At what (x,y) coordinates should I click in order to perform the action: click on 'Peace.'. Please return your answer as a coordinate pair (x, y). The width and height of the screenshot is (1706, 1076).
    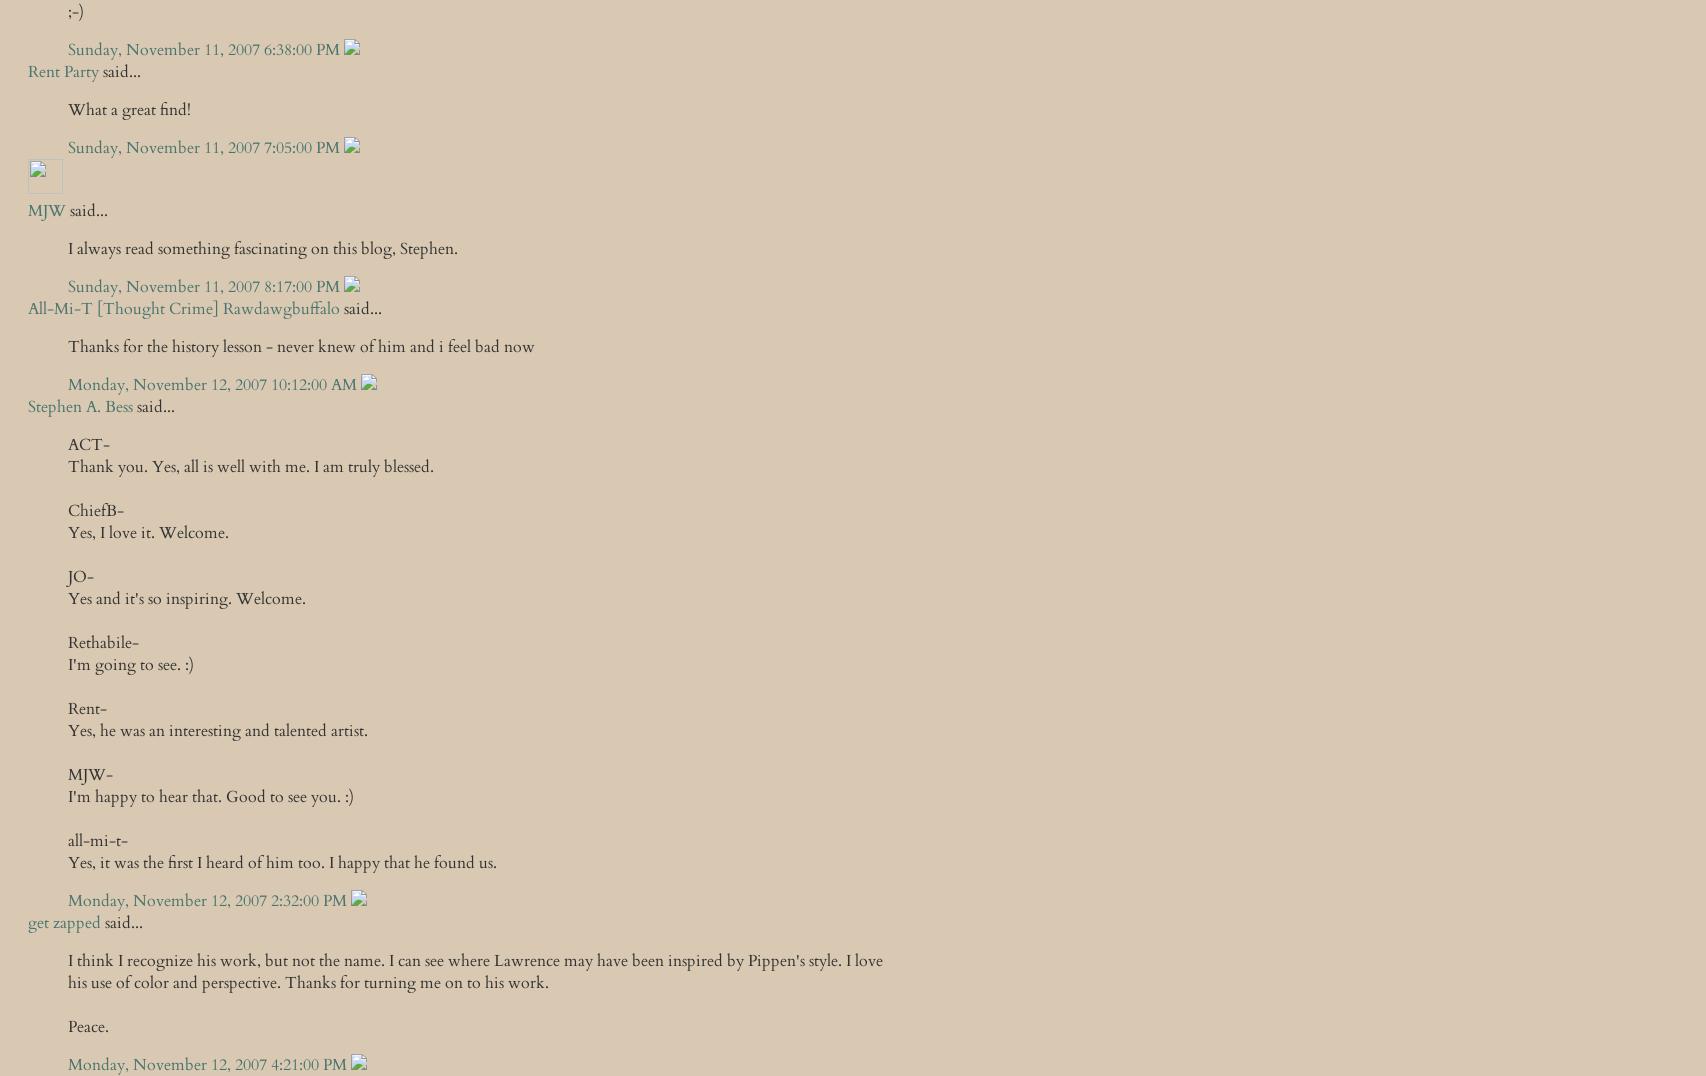
    Looking at the image, I should click on (88, 1026).